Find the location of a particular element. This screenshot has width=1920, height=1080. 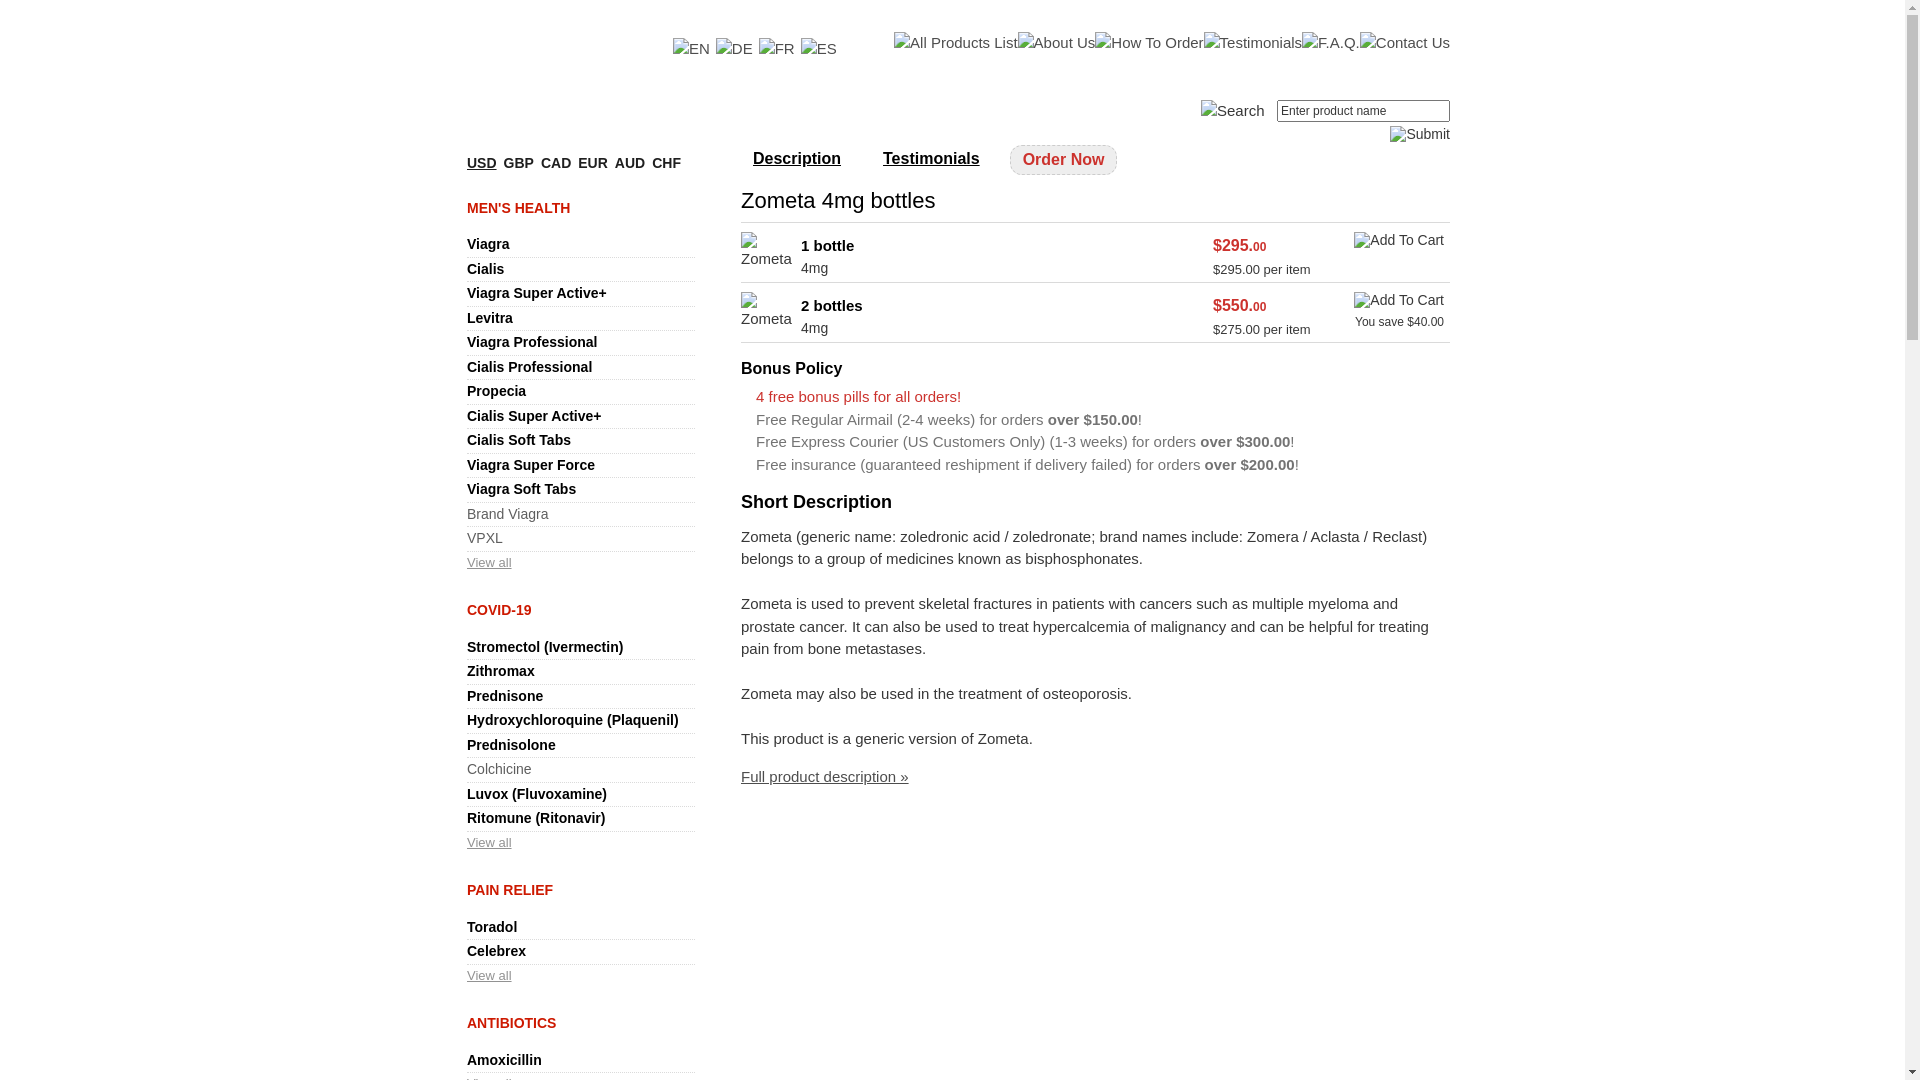

'CHF' is located at coordinates (666, 161).